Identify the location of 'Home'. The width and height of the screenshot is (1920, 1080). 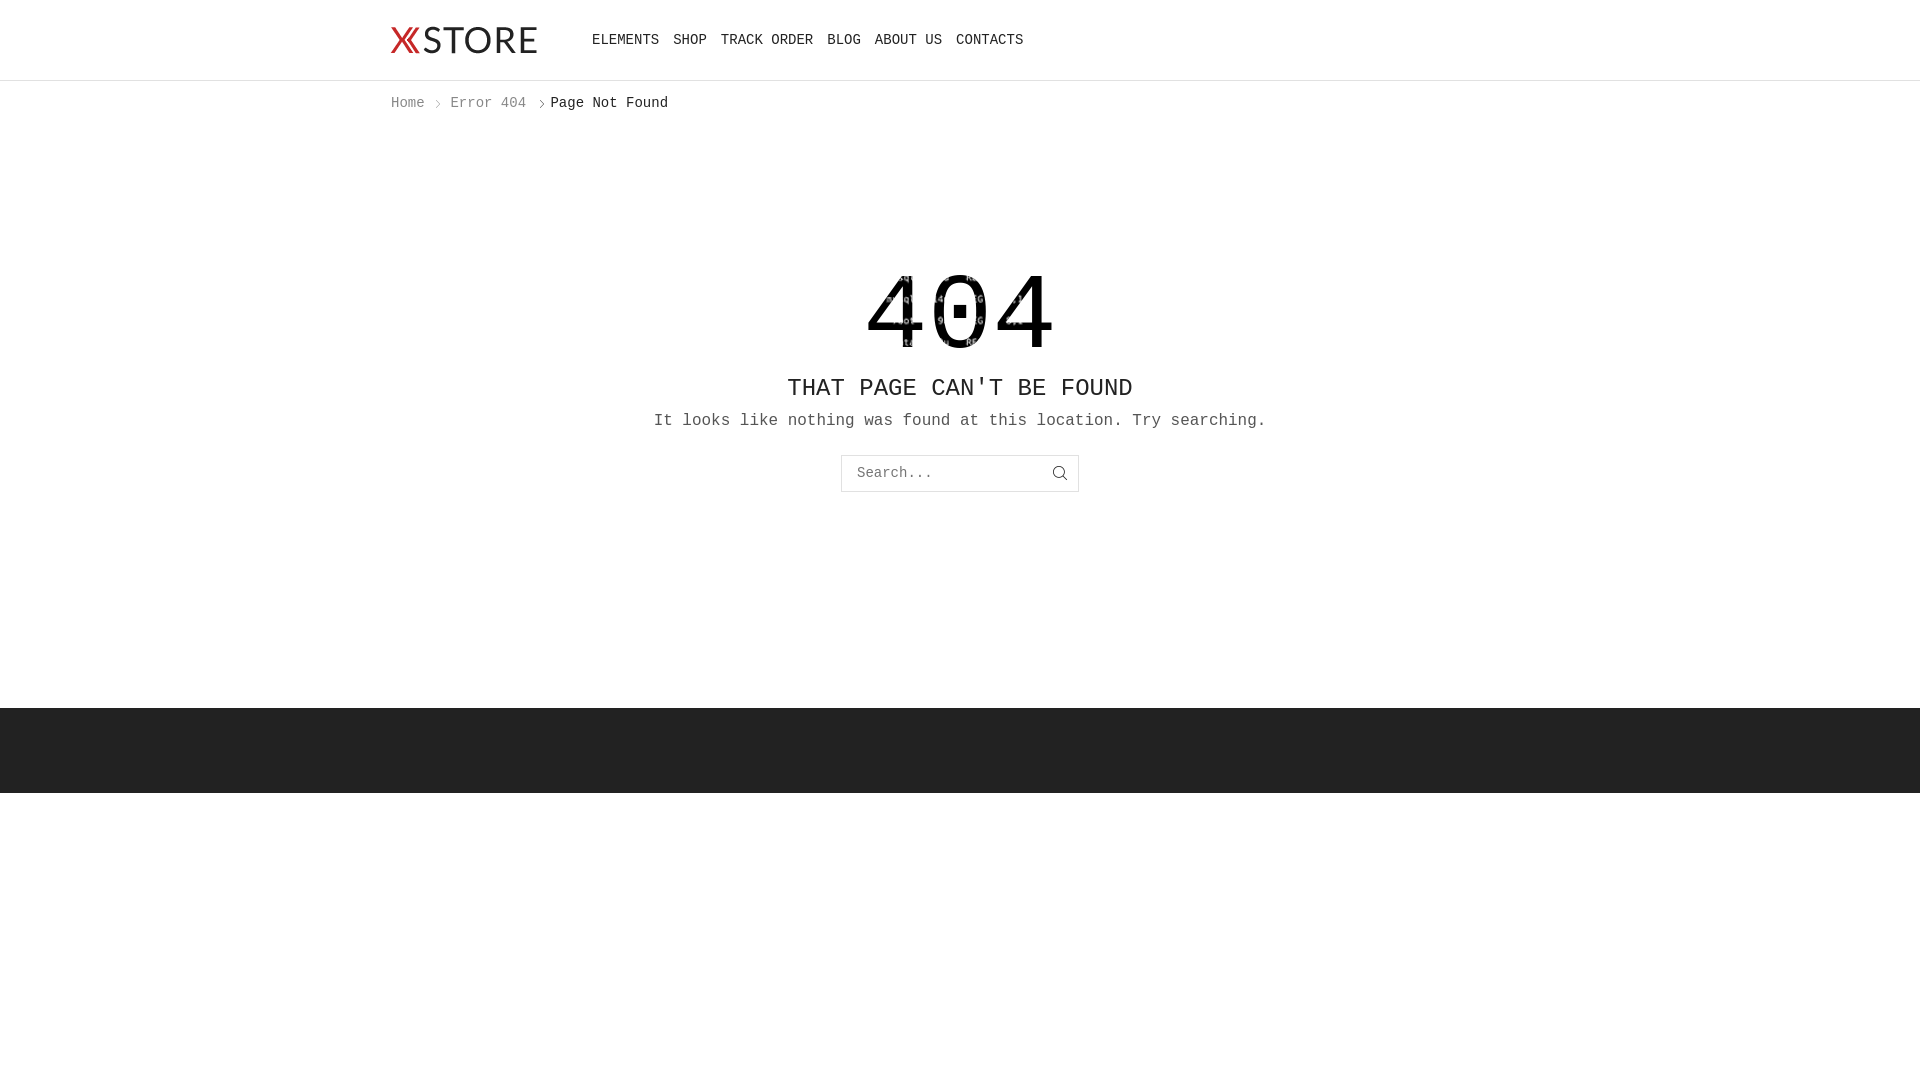
(389, 103).